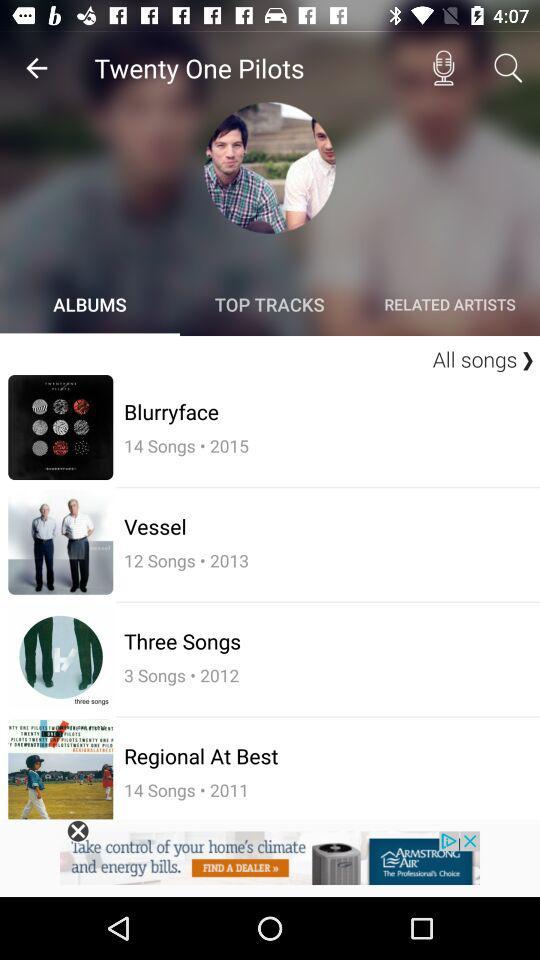 This screenshot has width=540, height=960. Describe the element at coordinates (77, 831) in the screenshot. I see `the close icon` at that location.